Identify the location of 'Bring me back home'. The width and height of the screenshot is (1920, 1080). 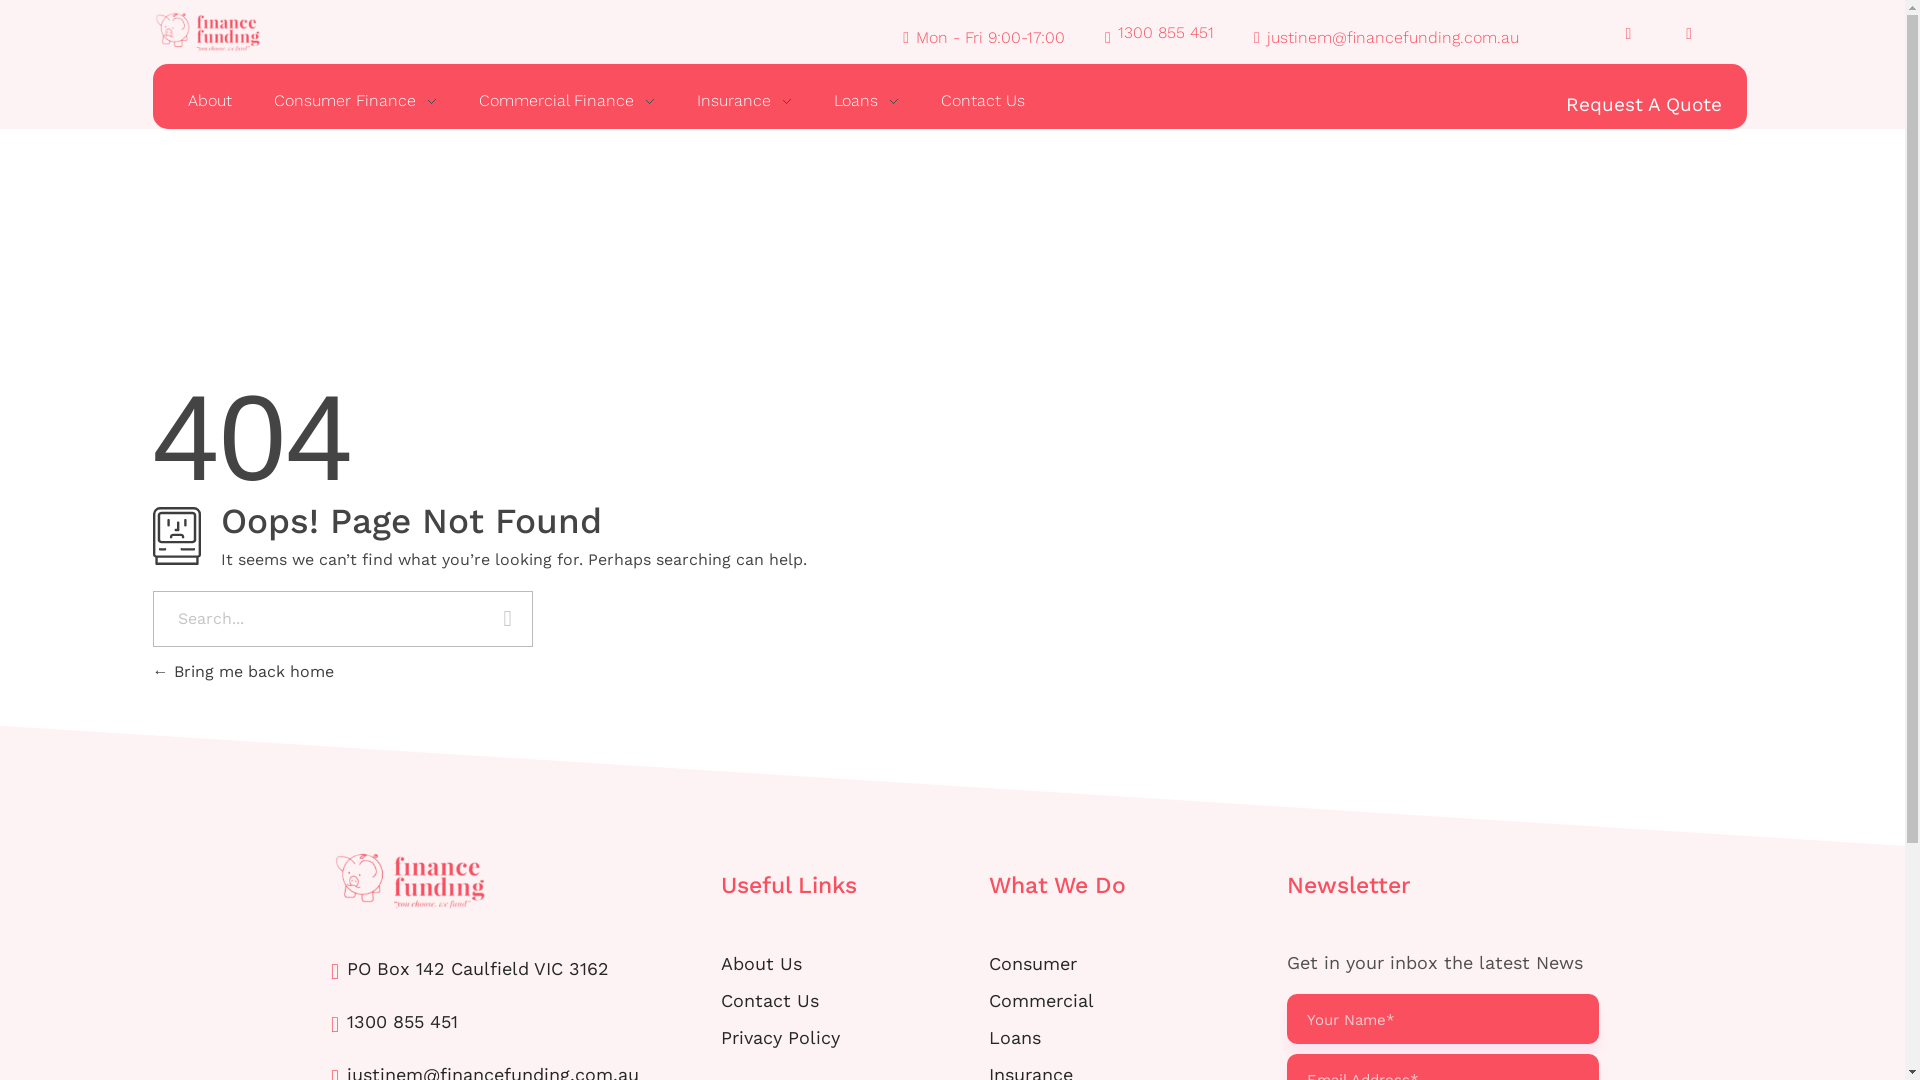
(241, 671).